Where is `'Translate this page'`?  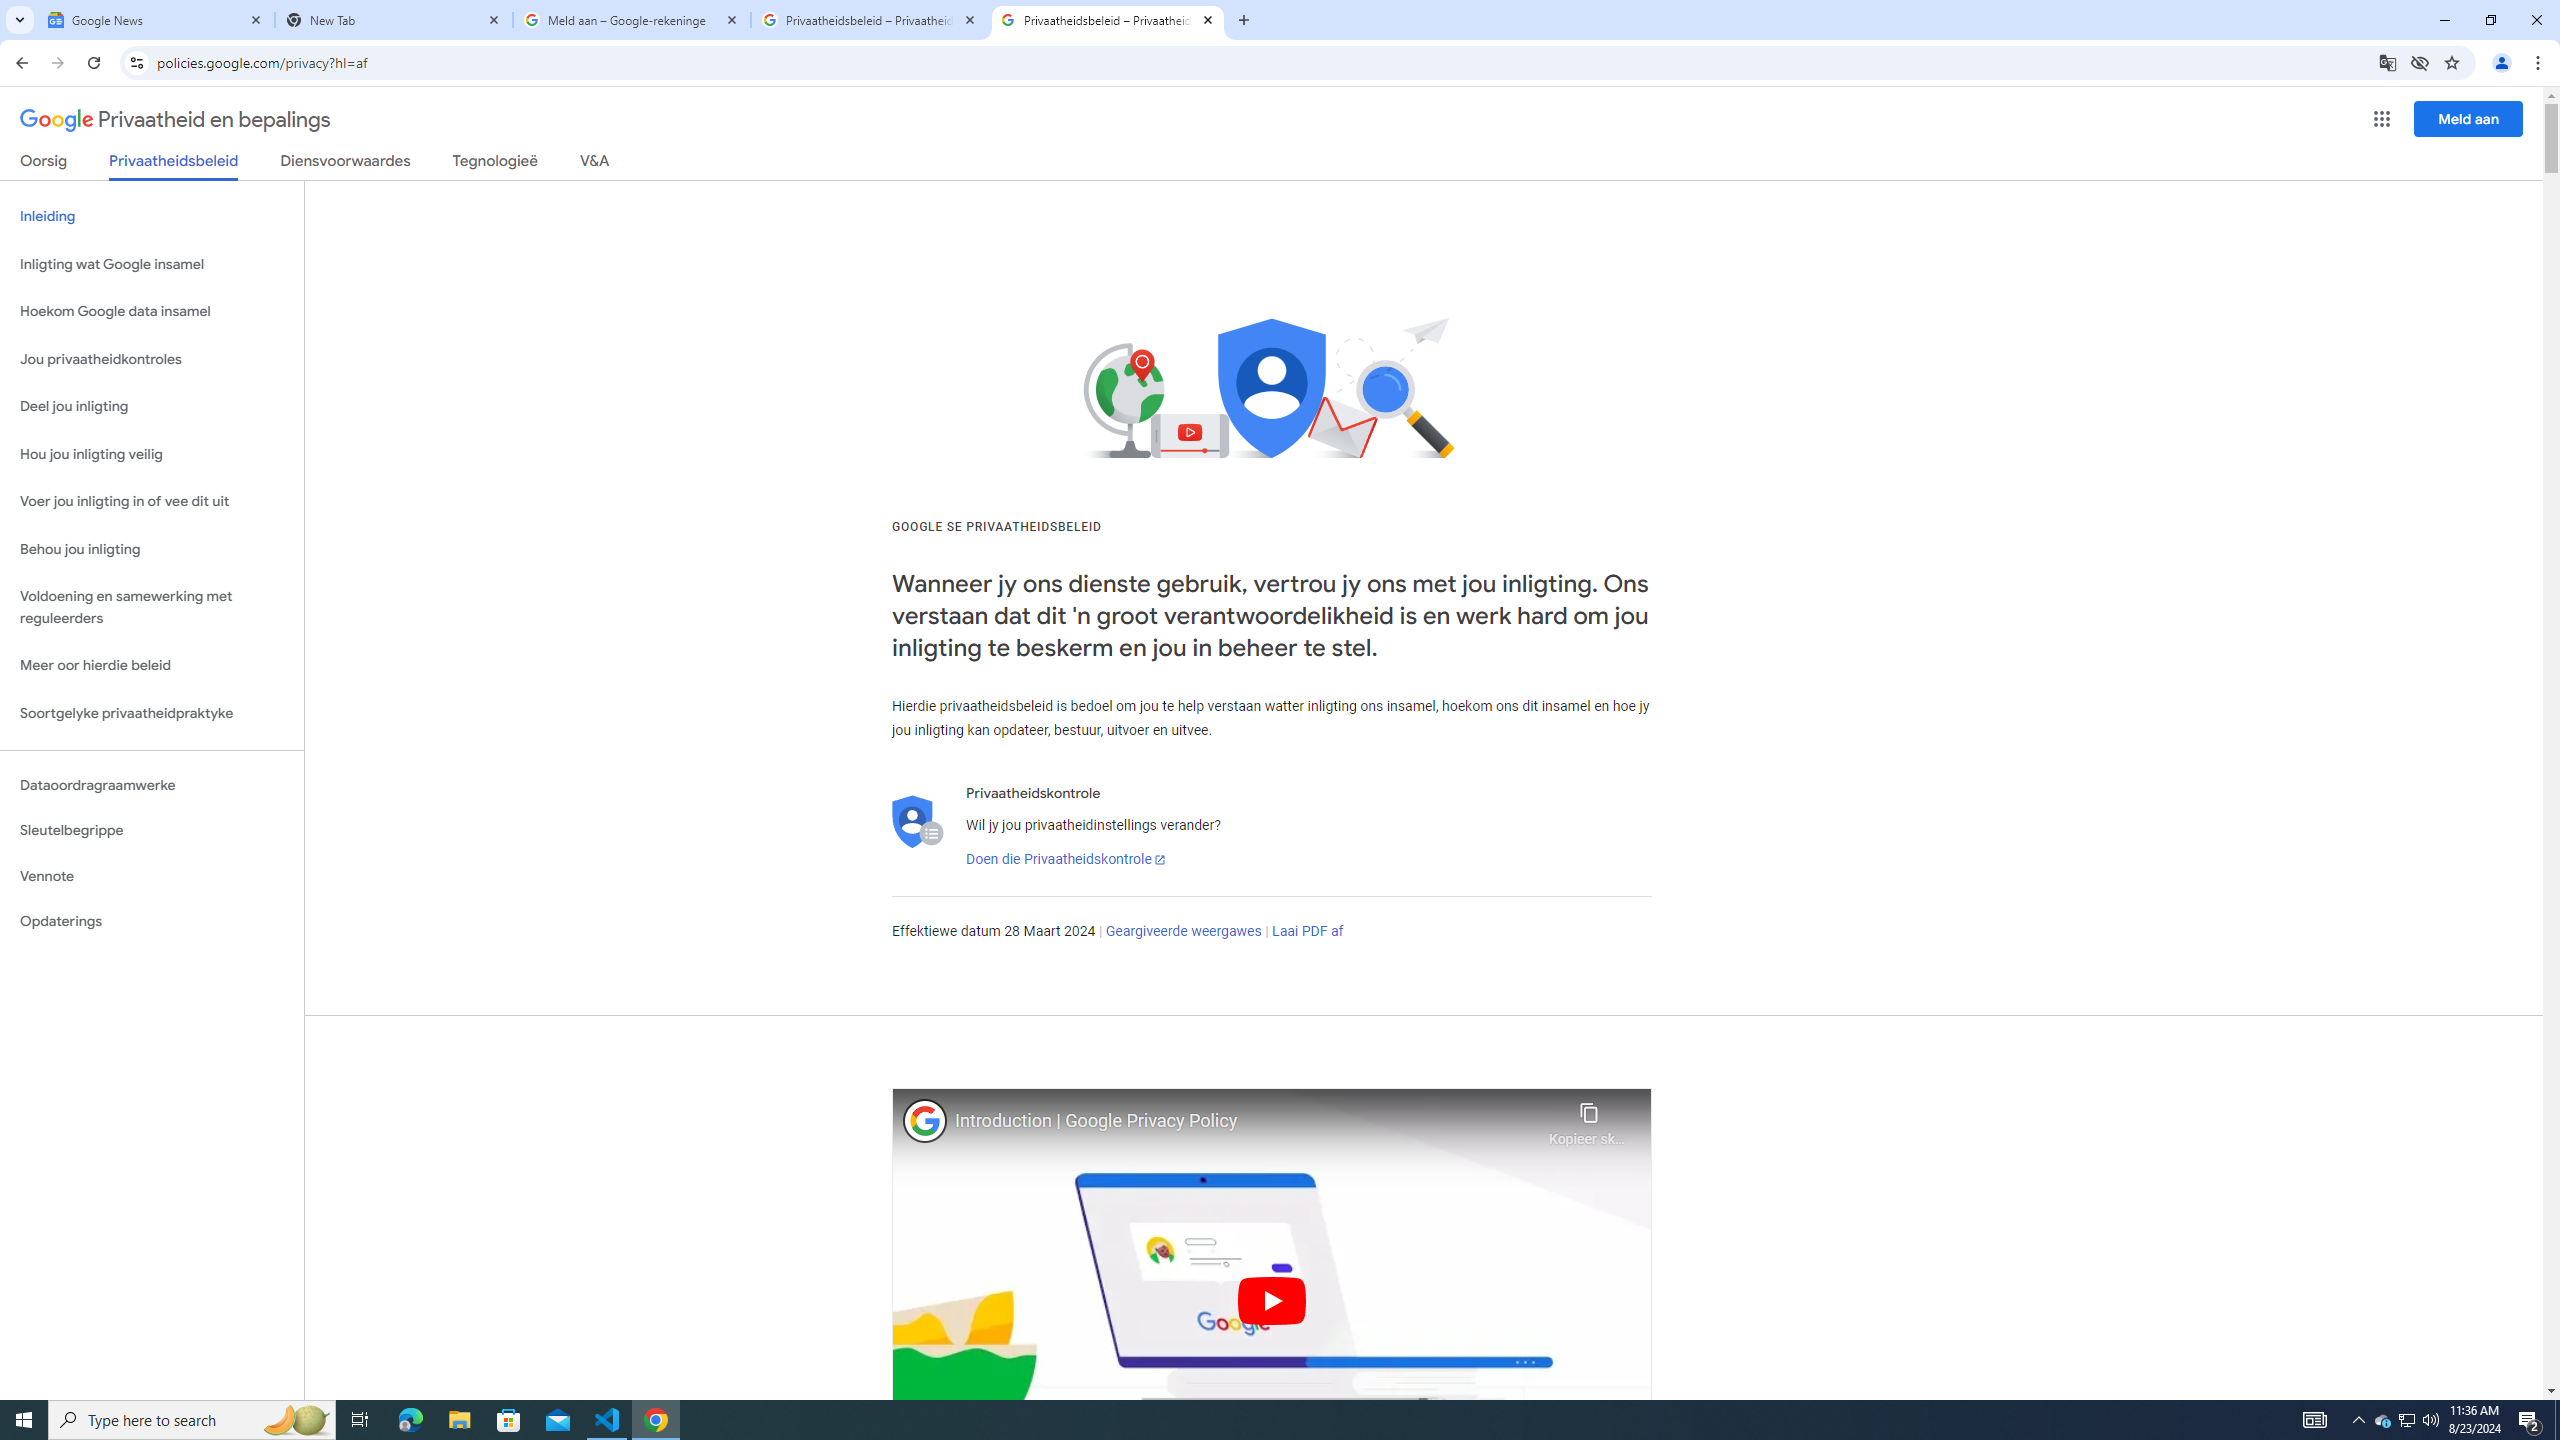
'Translate this page' is located at coordinates (2388, 61).